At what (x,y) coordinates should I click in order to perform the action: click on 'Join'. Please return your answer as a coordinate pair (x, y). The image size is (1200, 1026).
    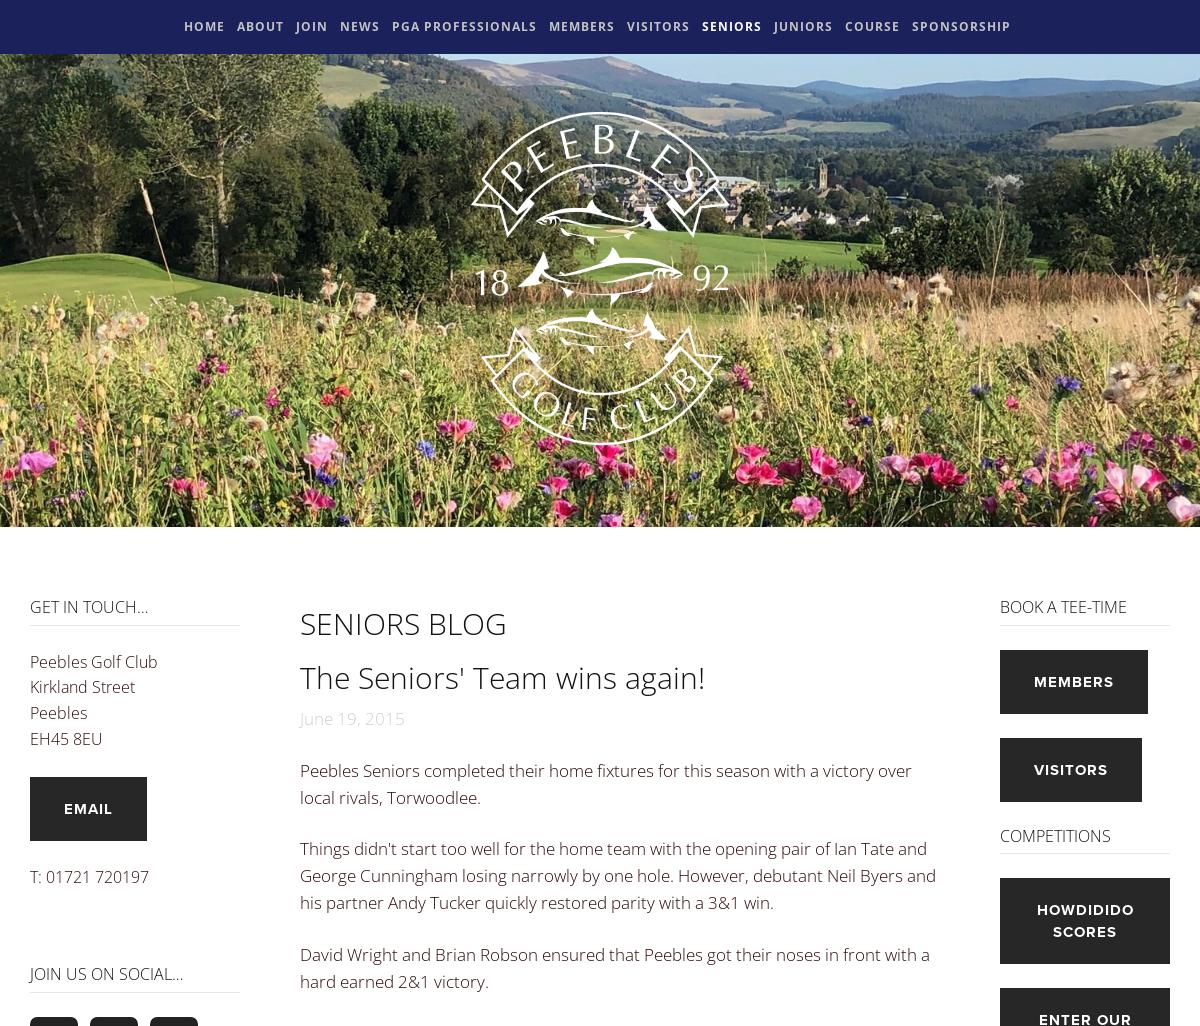
    Looking at the image, I should click on (312, 26).